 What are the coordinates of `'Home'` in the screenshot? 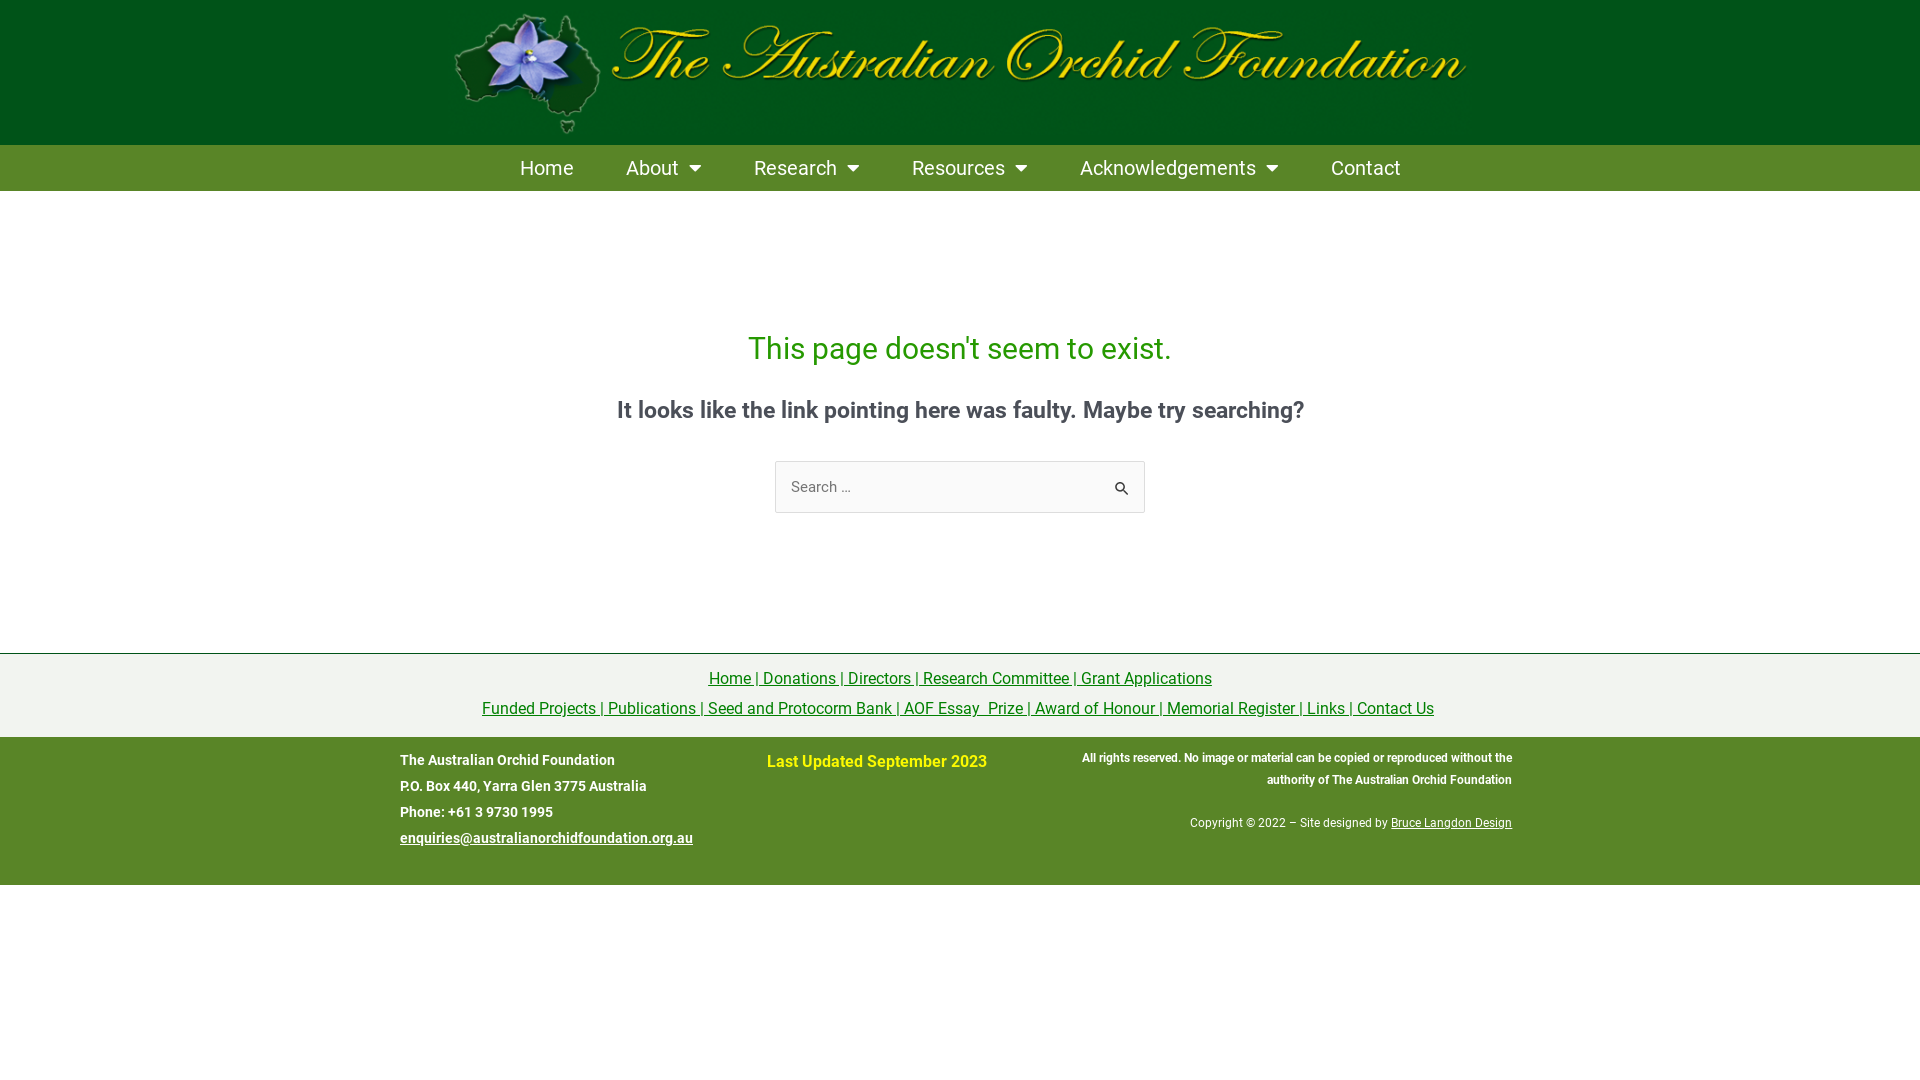 It's located at (728, 677).